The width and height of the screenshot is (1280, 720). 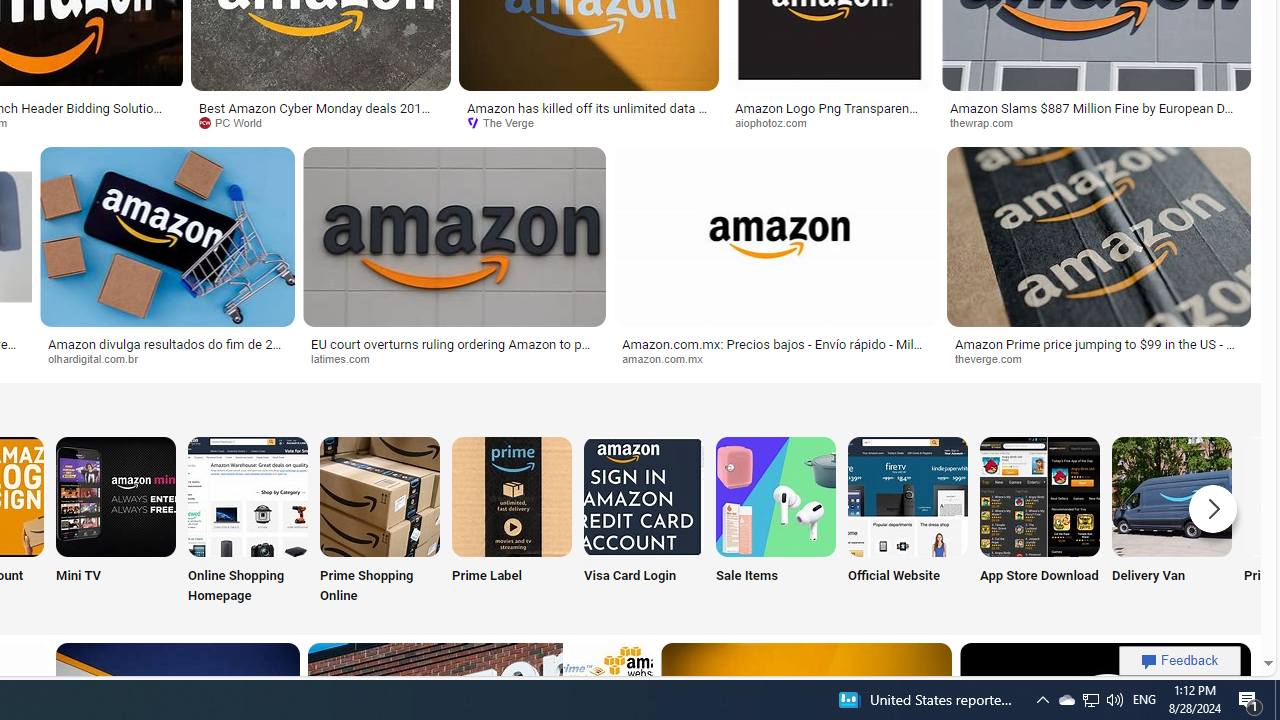 I want to click on 'The Verge', so click(x=587, y=123).